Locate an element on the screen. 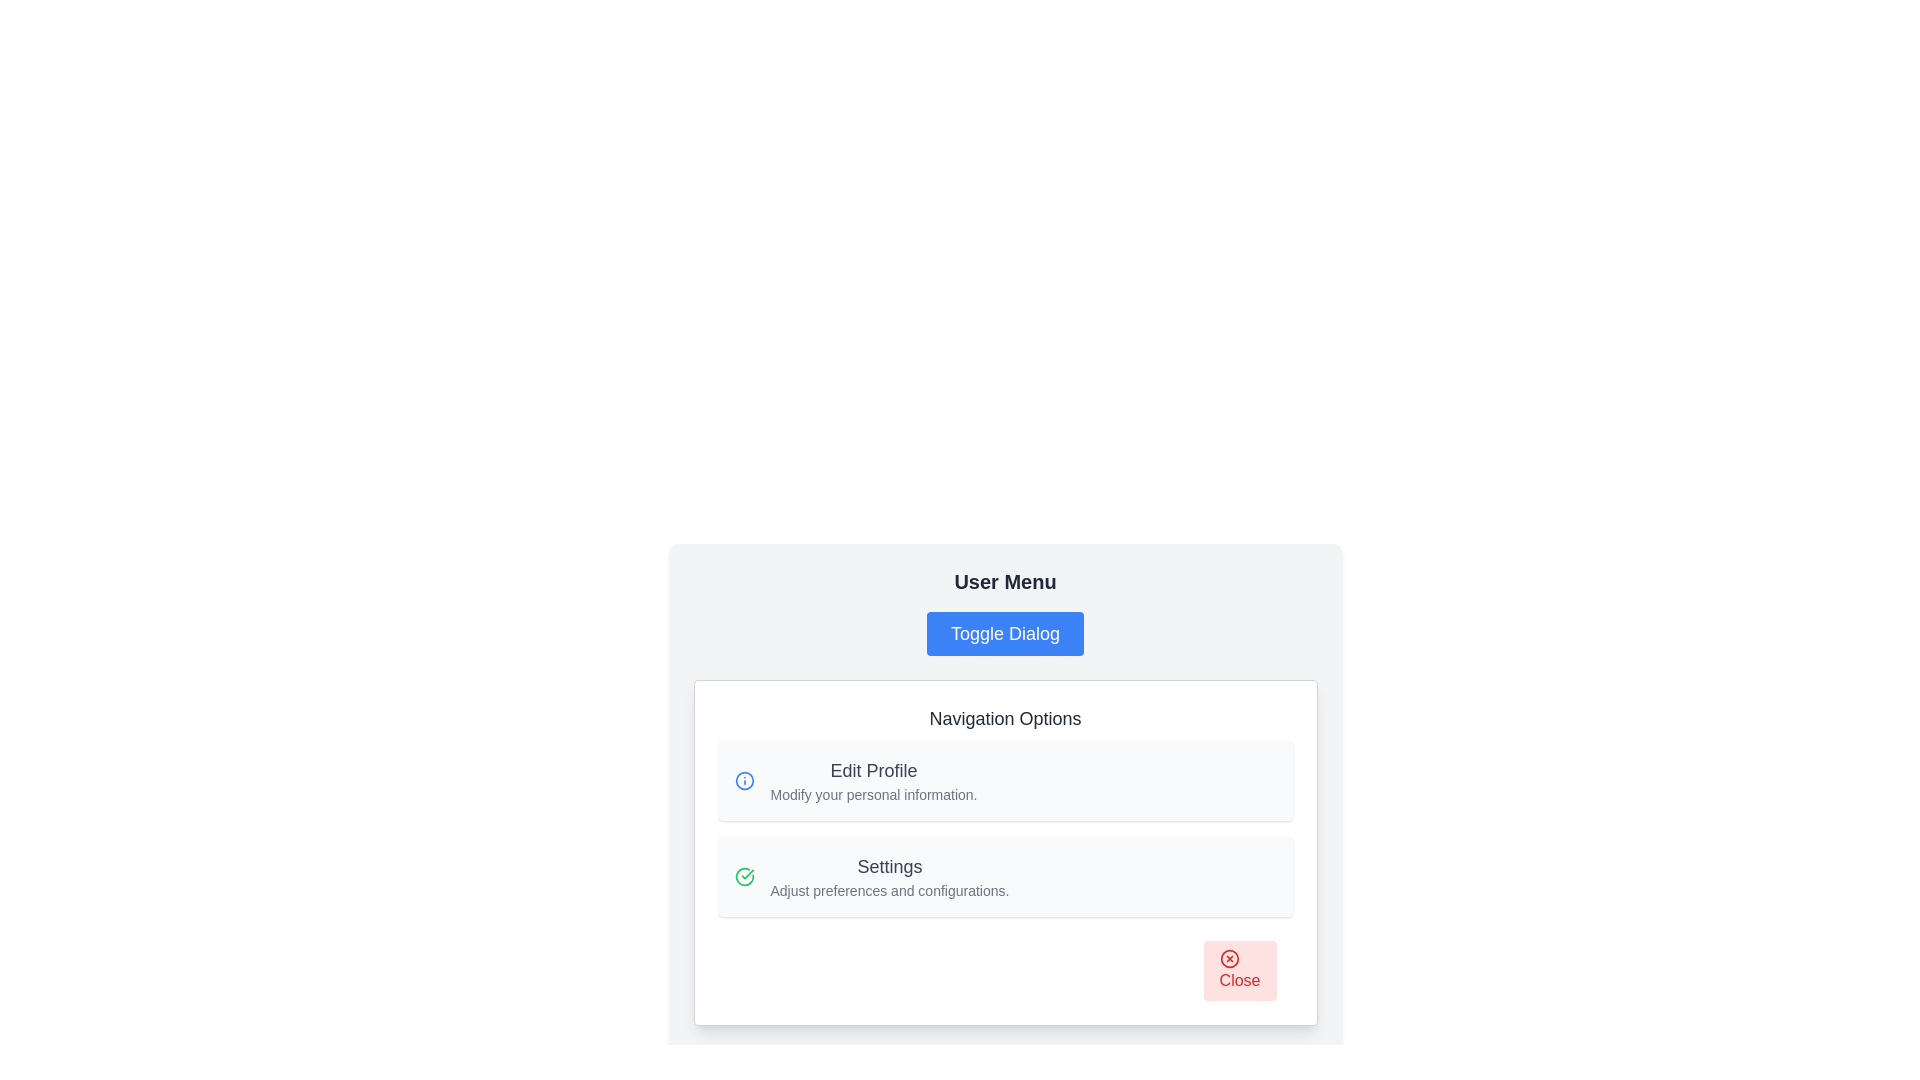 This screenshot has width=1920, height=1080. the 'Settings' label with subtitle, which displays a title in large gray font and a descriptive subtitle in smaller gray text, located in the 'User Menu' interface under 'Navigation Options' is located at coordinates (888, 875).